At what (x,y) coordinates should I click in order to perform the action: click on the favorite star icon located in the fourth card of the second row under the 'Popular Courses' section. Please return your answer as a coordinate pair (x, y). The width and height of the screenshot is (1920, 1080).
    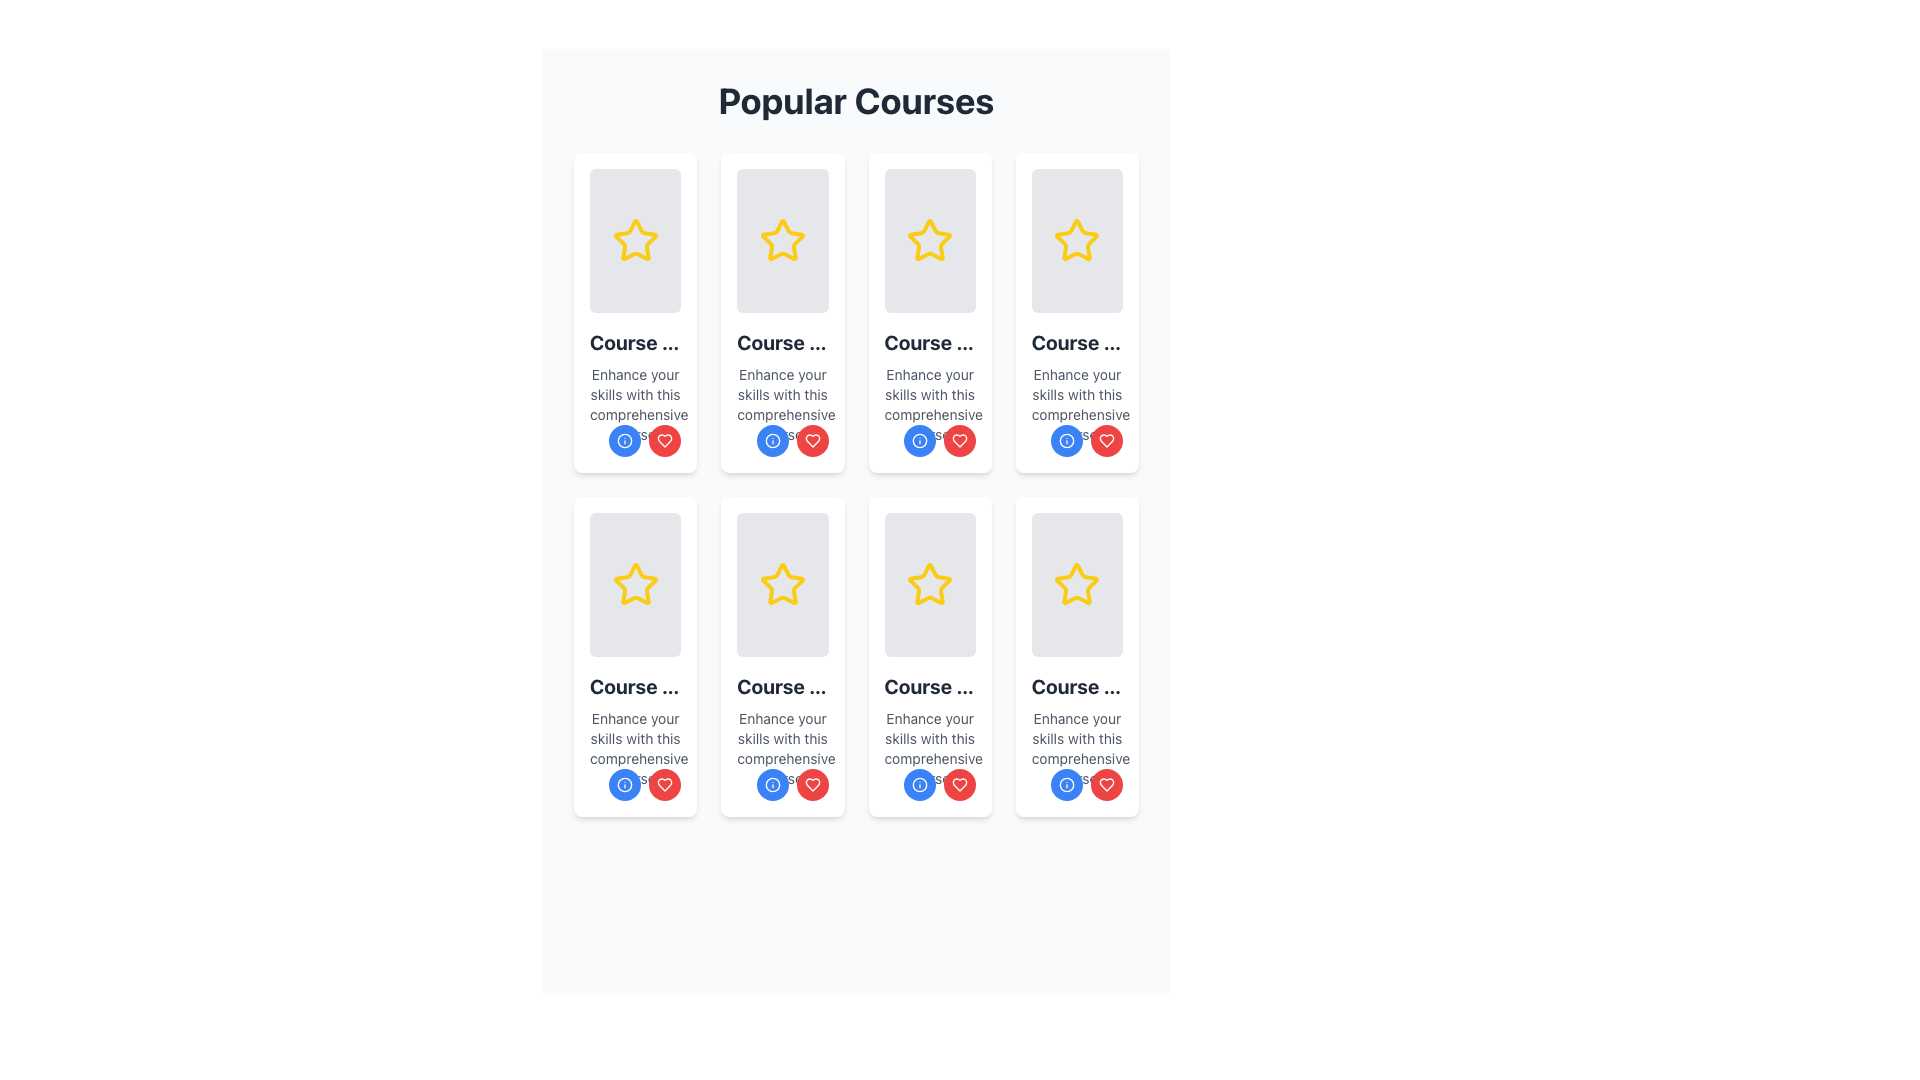
    Looking at the image, I should click on (929, 584).